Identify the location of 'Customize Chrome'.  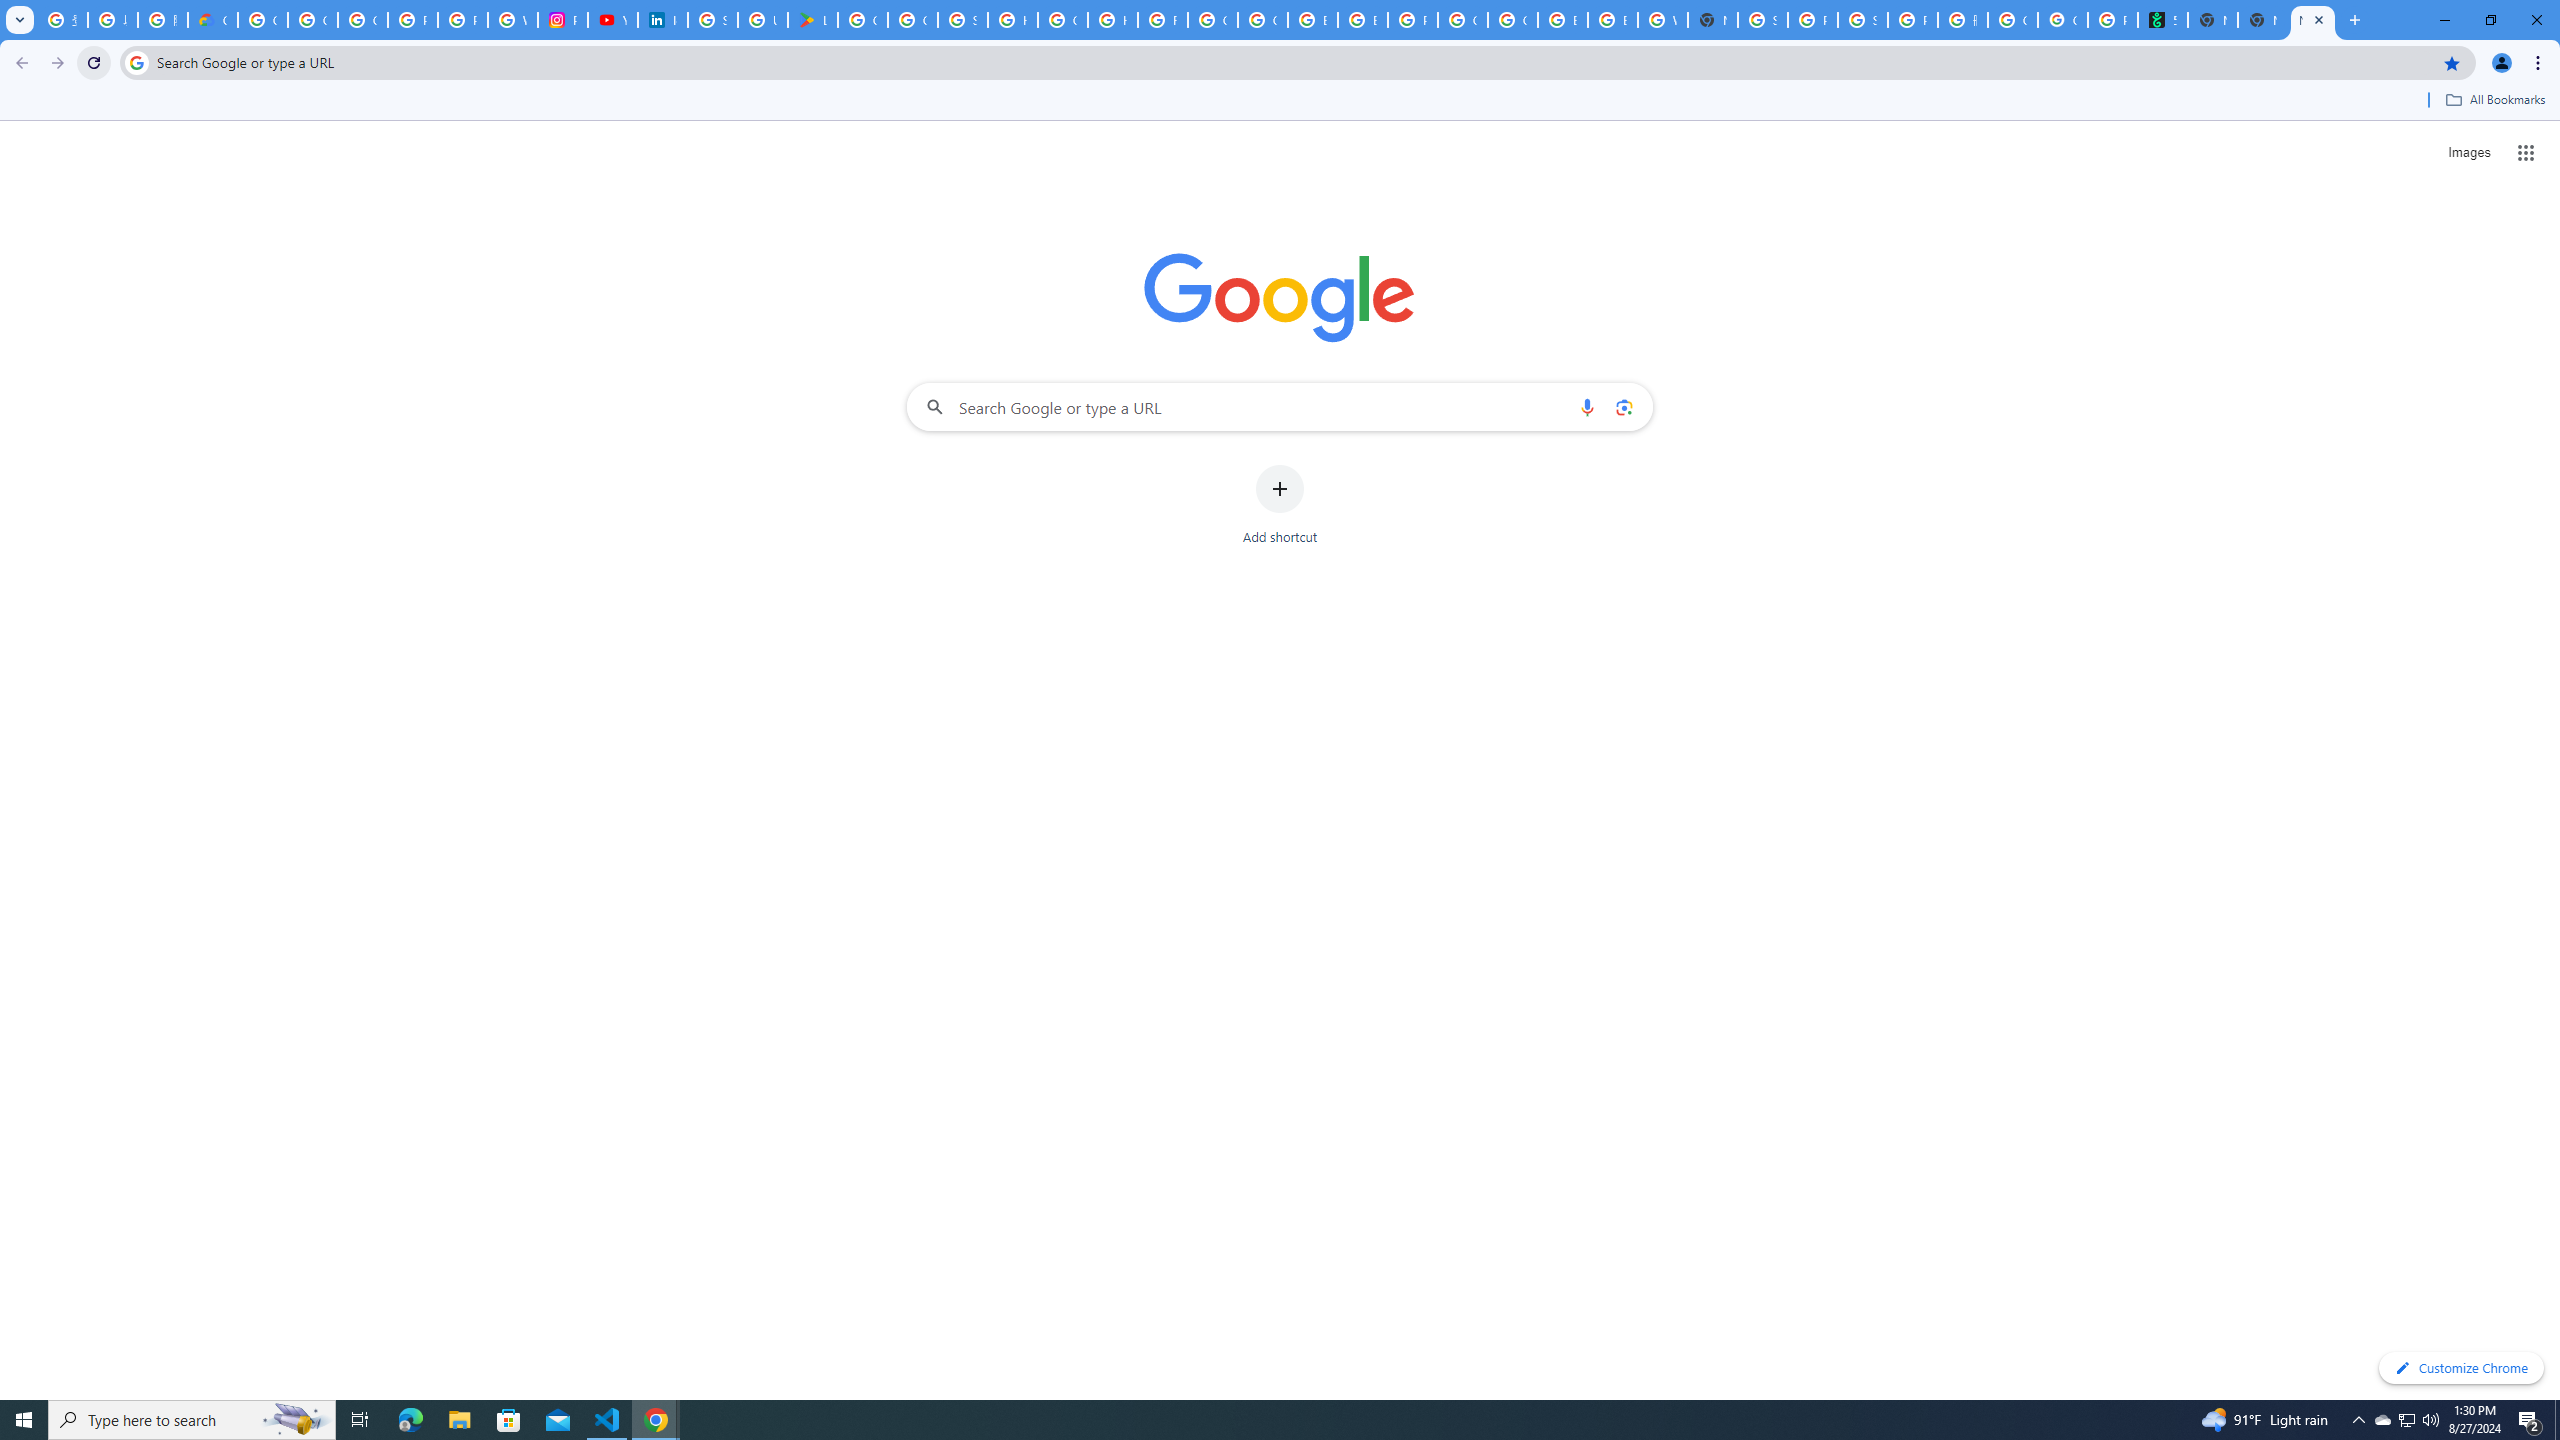
(2461, 1367).